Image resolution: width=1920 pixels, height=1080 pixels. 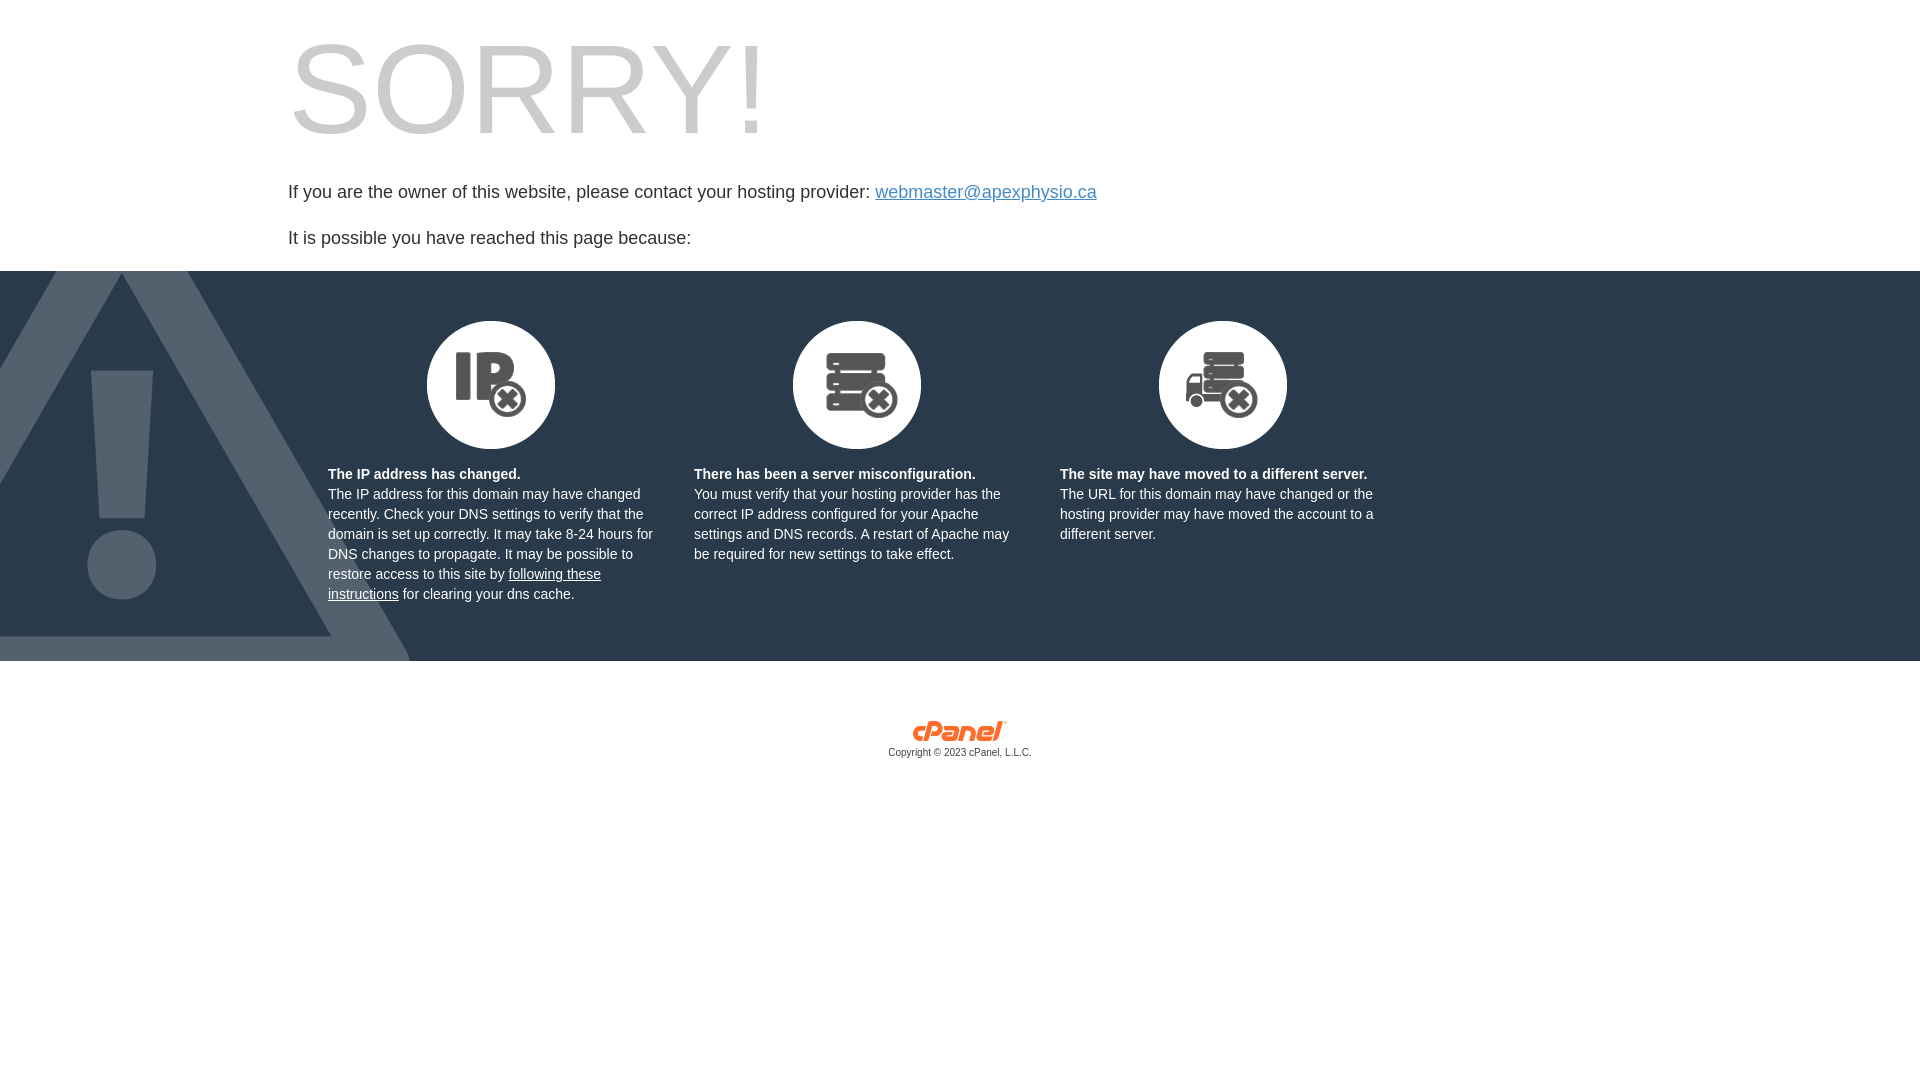 I want to click on 'webmaster@apexphysio.ca', so click(x=985, y=192).